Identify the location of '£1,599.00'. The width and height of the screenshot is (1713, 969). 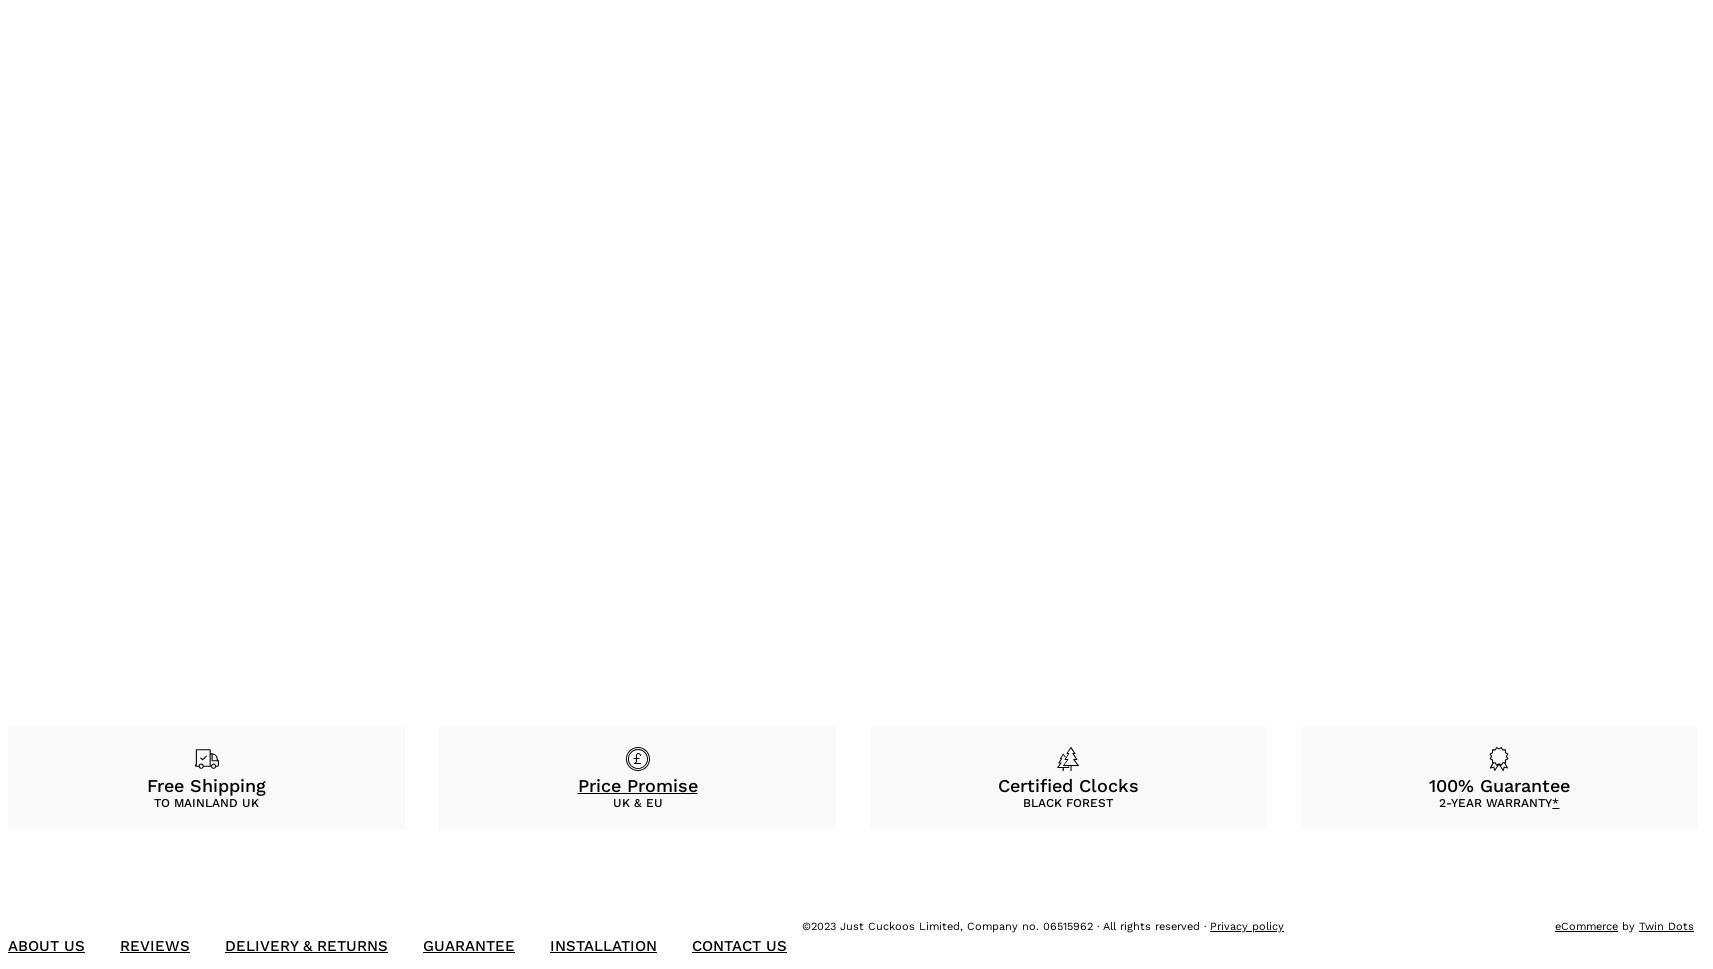
(377, 557).